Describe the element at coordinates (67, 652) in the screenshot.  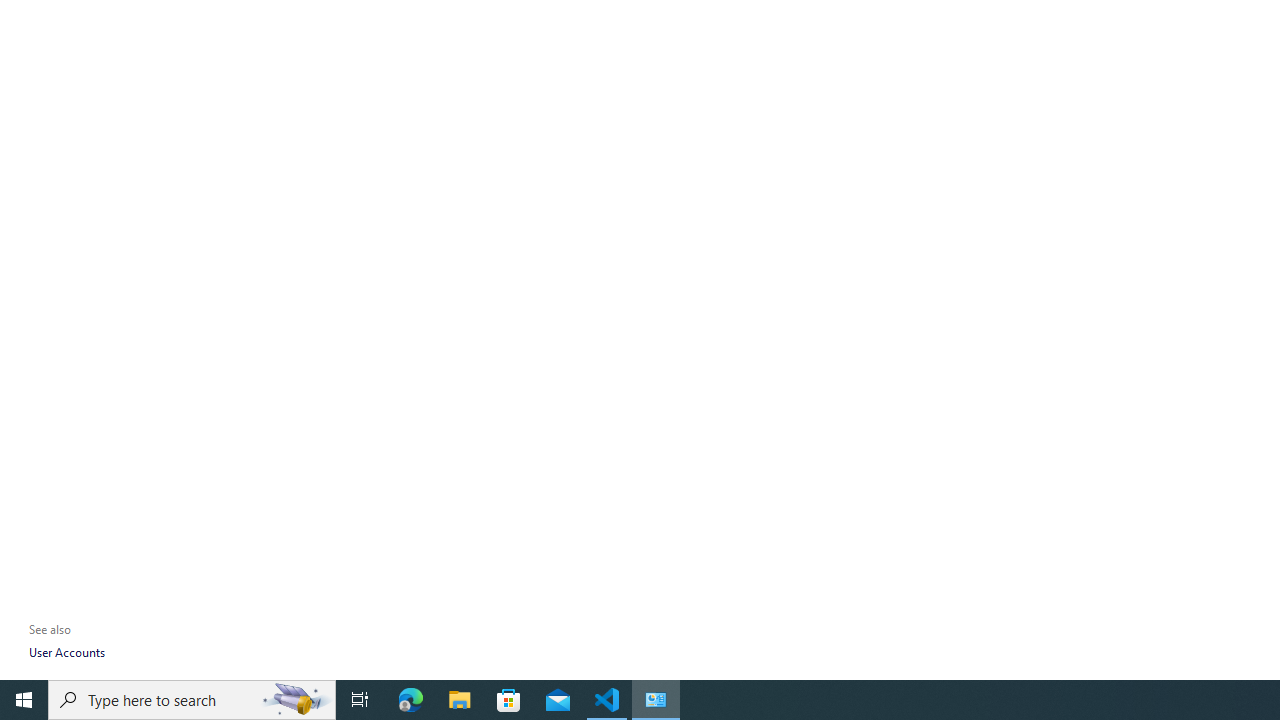
I see `'User Accounts'` at that location.